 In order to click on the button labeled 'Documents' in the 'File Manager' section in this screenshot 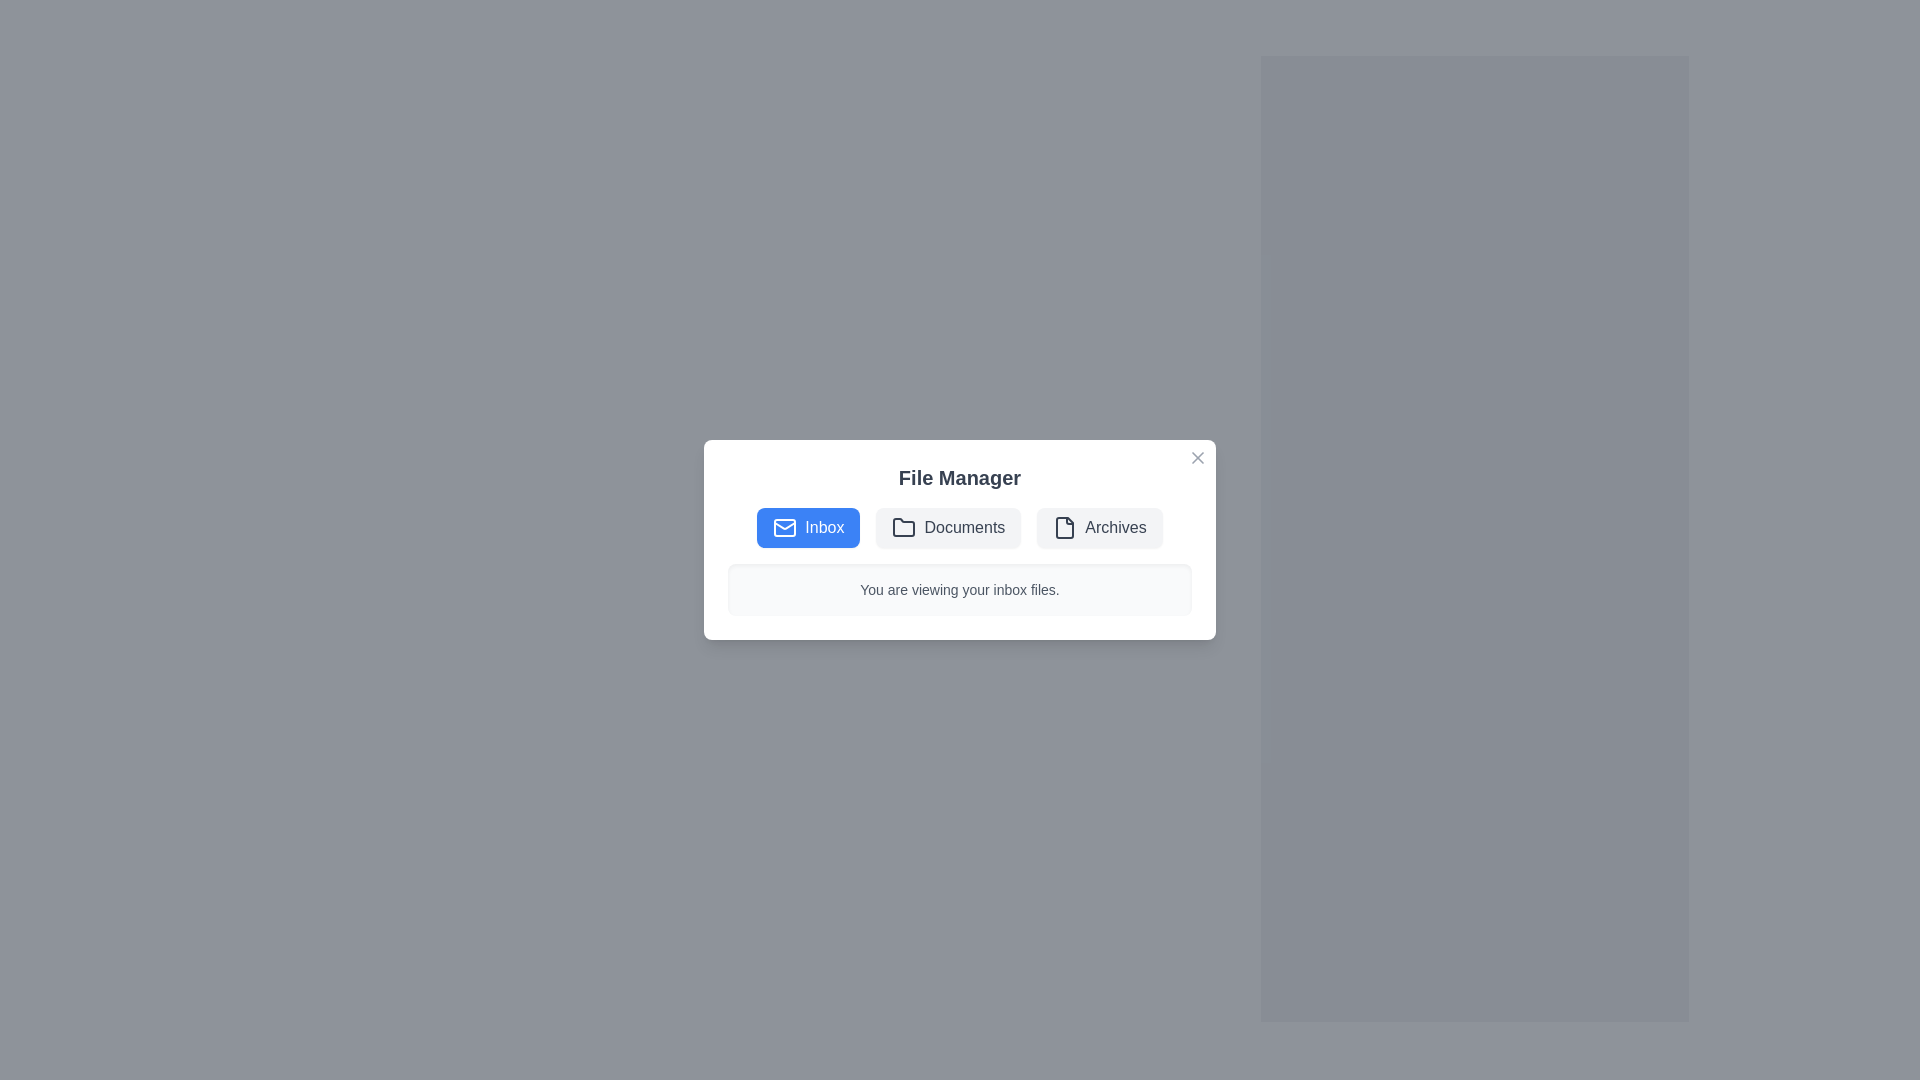, I will do `click(947, 527)`.